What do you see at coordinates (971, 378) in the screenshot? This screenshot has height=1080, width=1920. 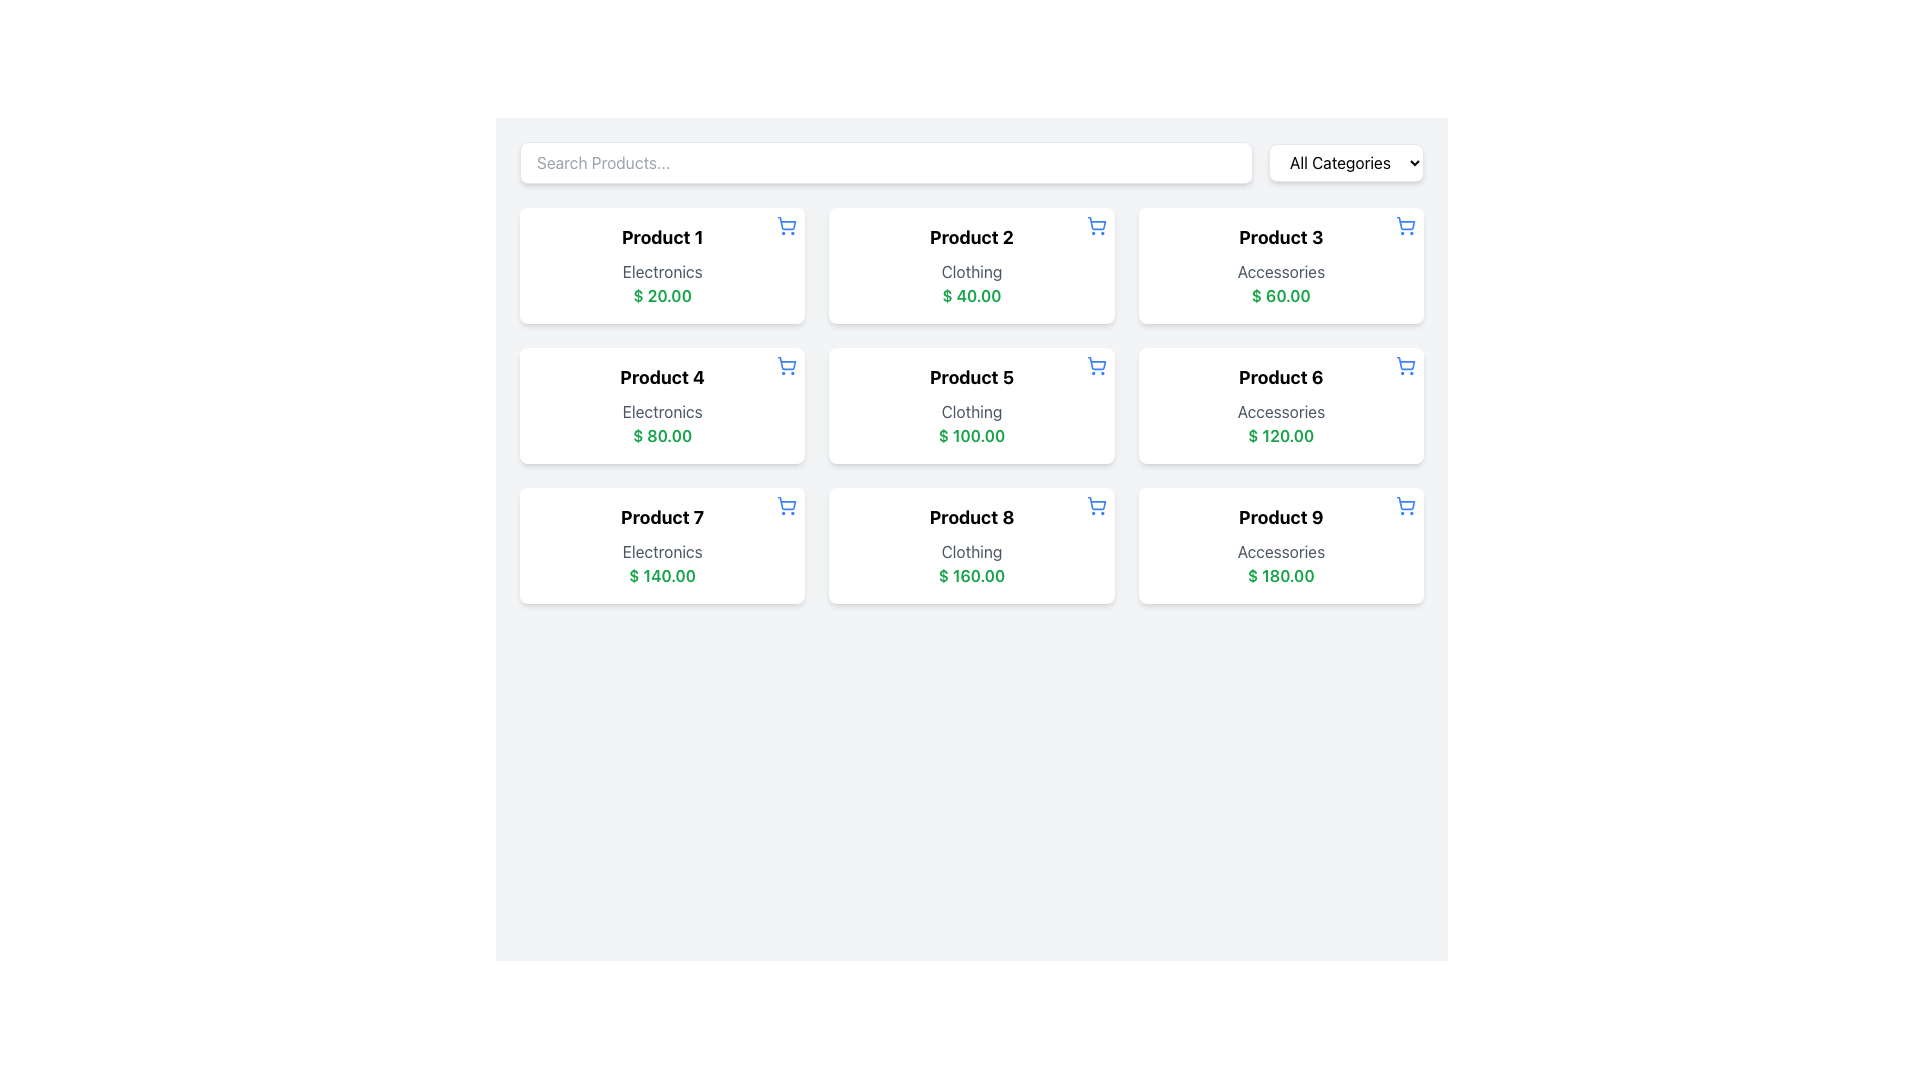 I see `the bold black text label 'Product 5' which is centrally aligned within a white card in the grid layout` at bounding box center [971, 378].